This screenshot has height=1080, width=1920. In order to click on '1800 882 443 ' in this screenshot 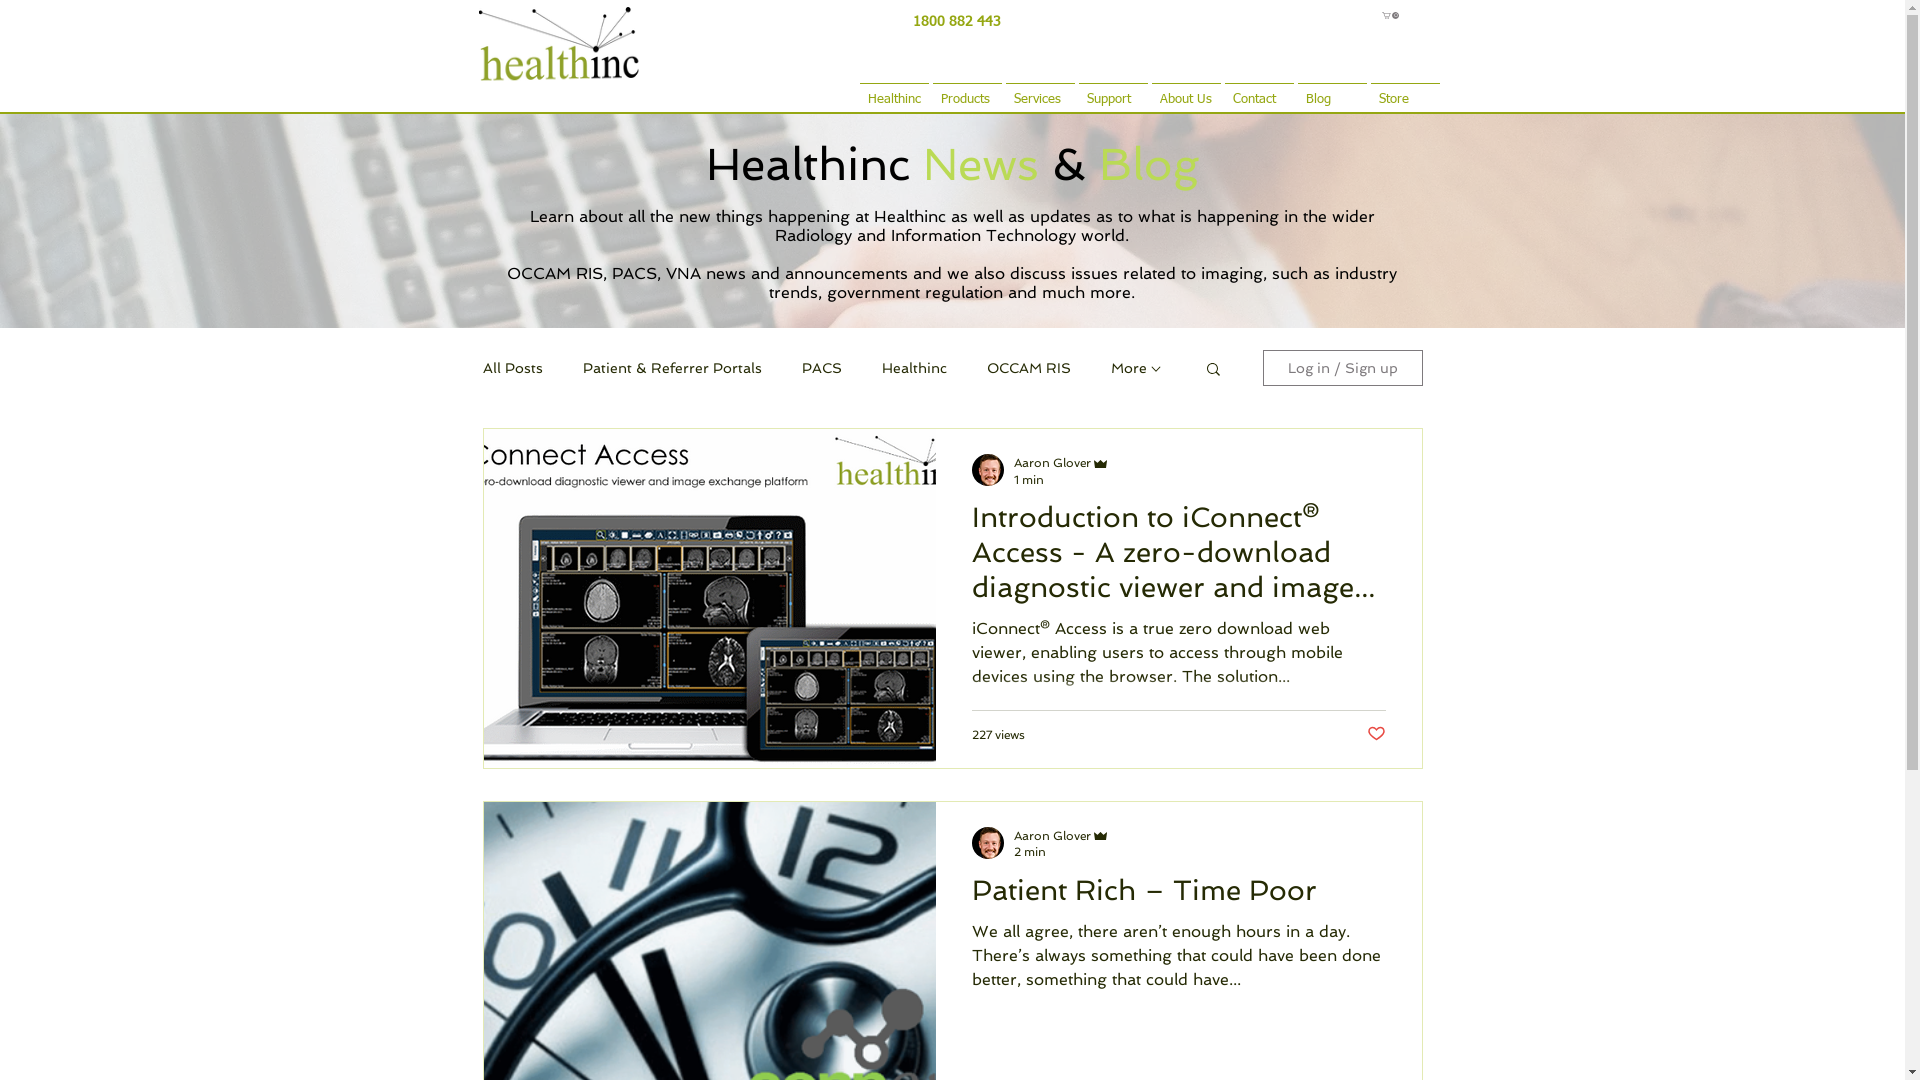, I will do `click(957, 20)`.